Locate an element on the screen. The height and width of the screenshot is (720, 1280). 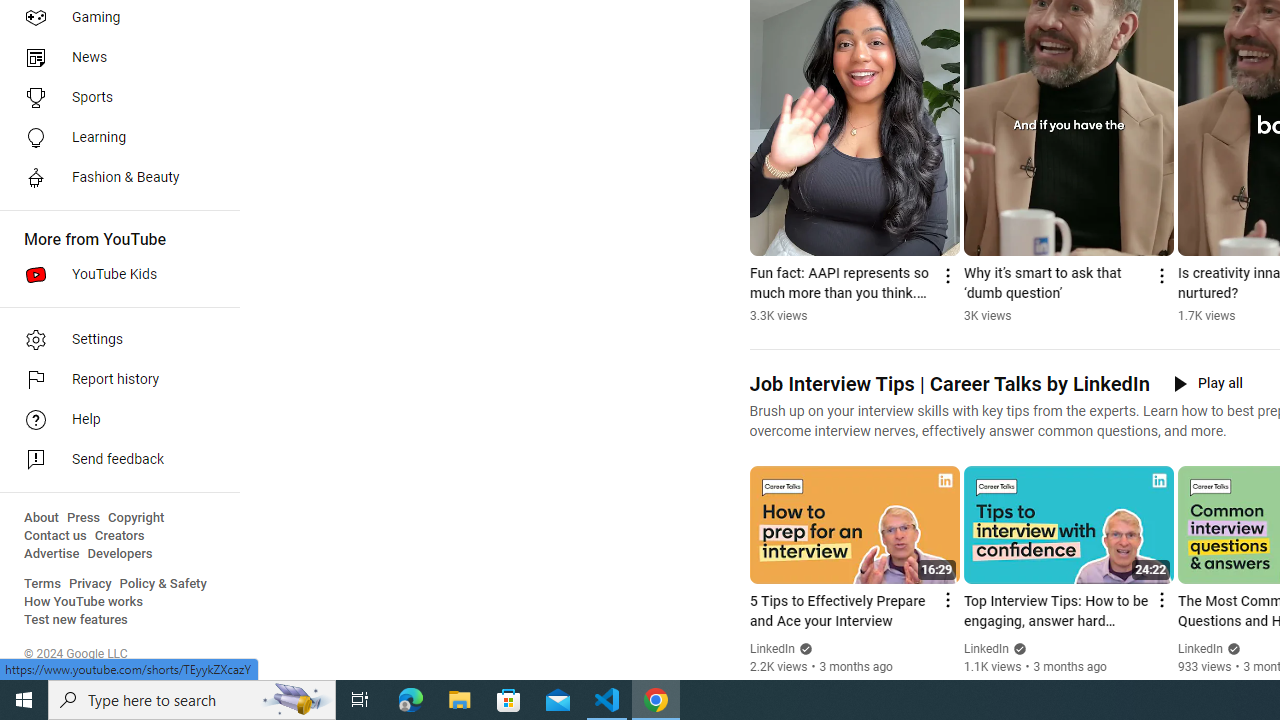
'Sports' is located at coordinates (112, 97).